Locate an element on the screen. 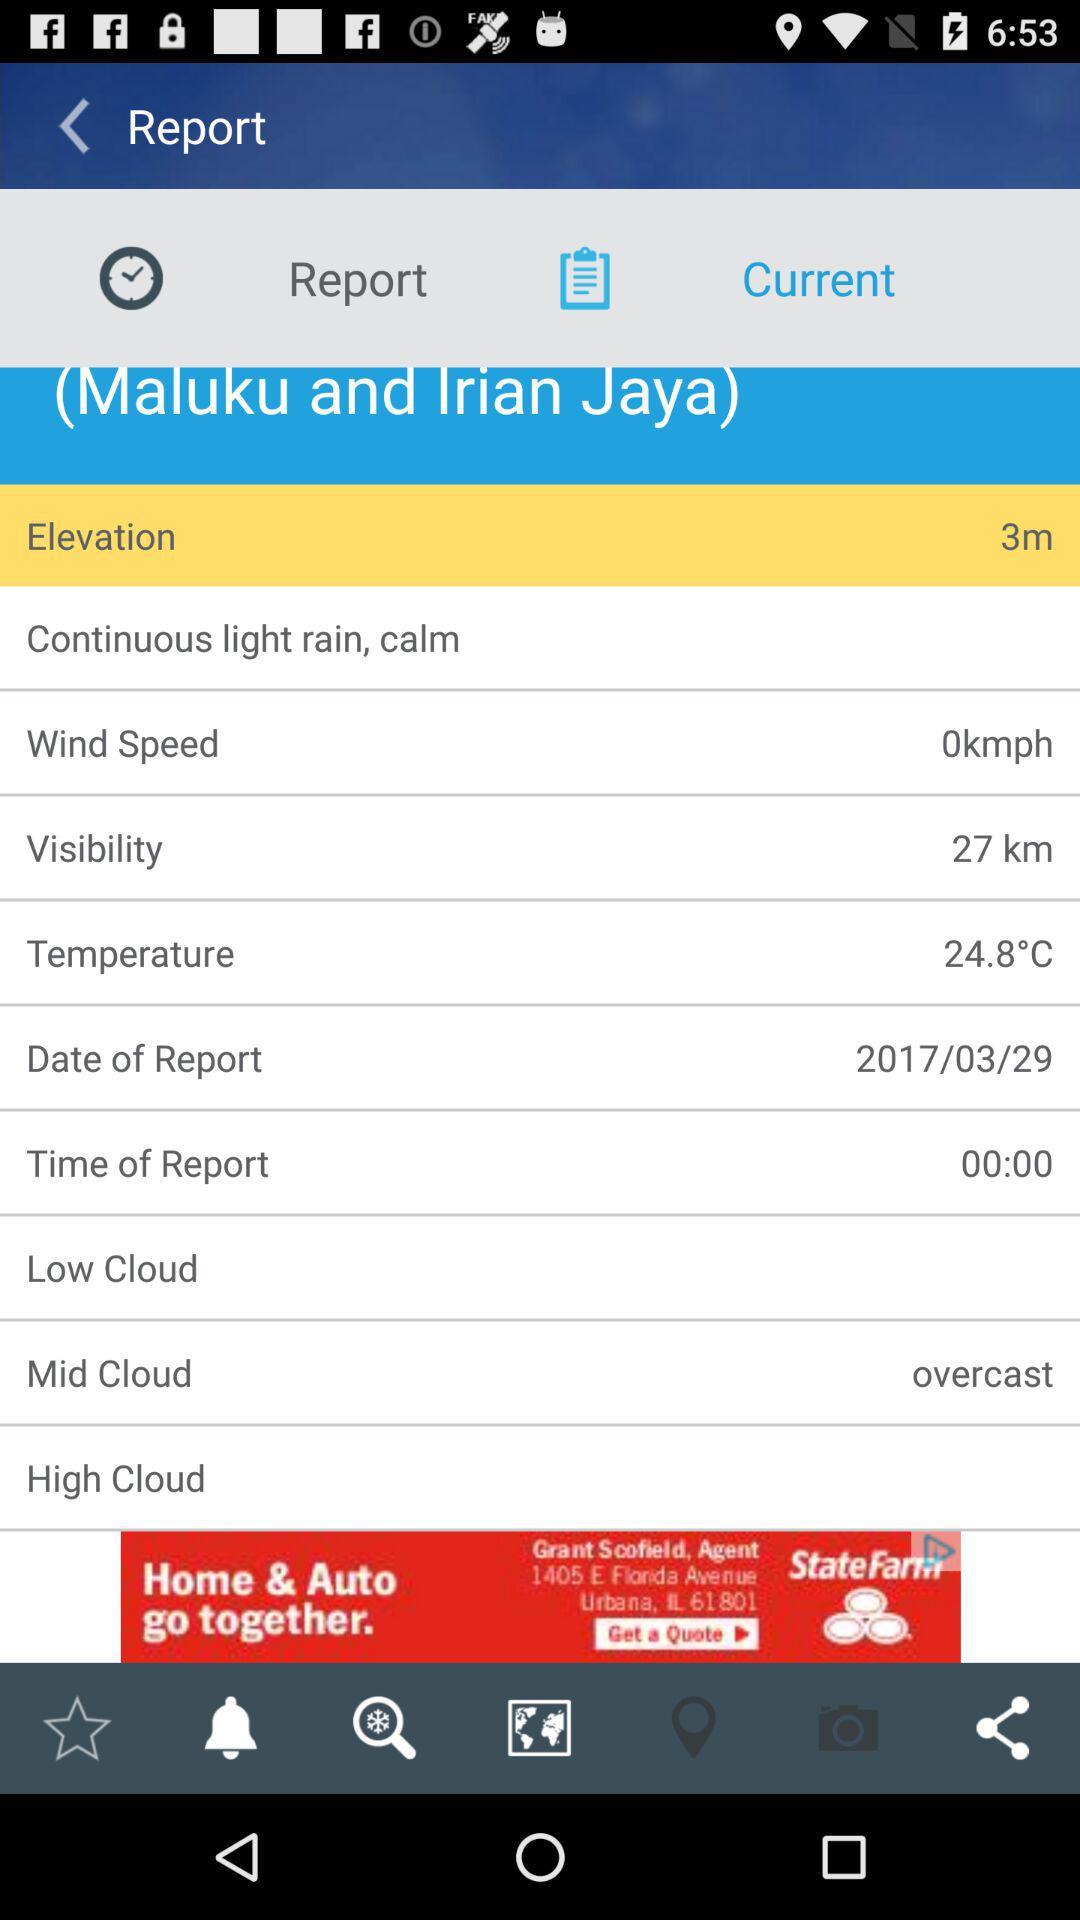 The image size is (1080, 1920). zoom button is located at coordinates (538, 1727).